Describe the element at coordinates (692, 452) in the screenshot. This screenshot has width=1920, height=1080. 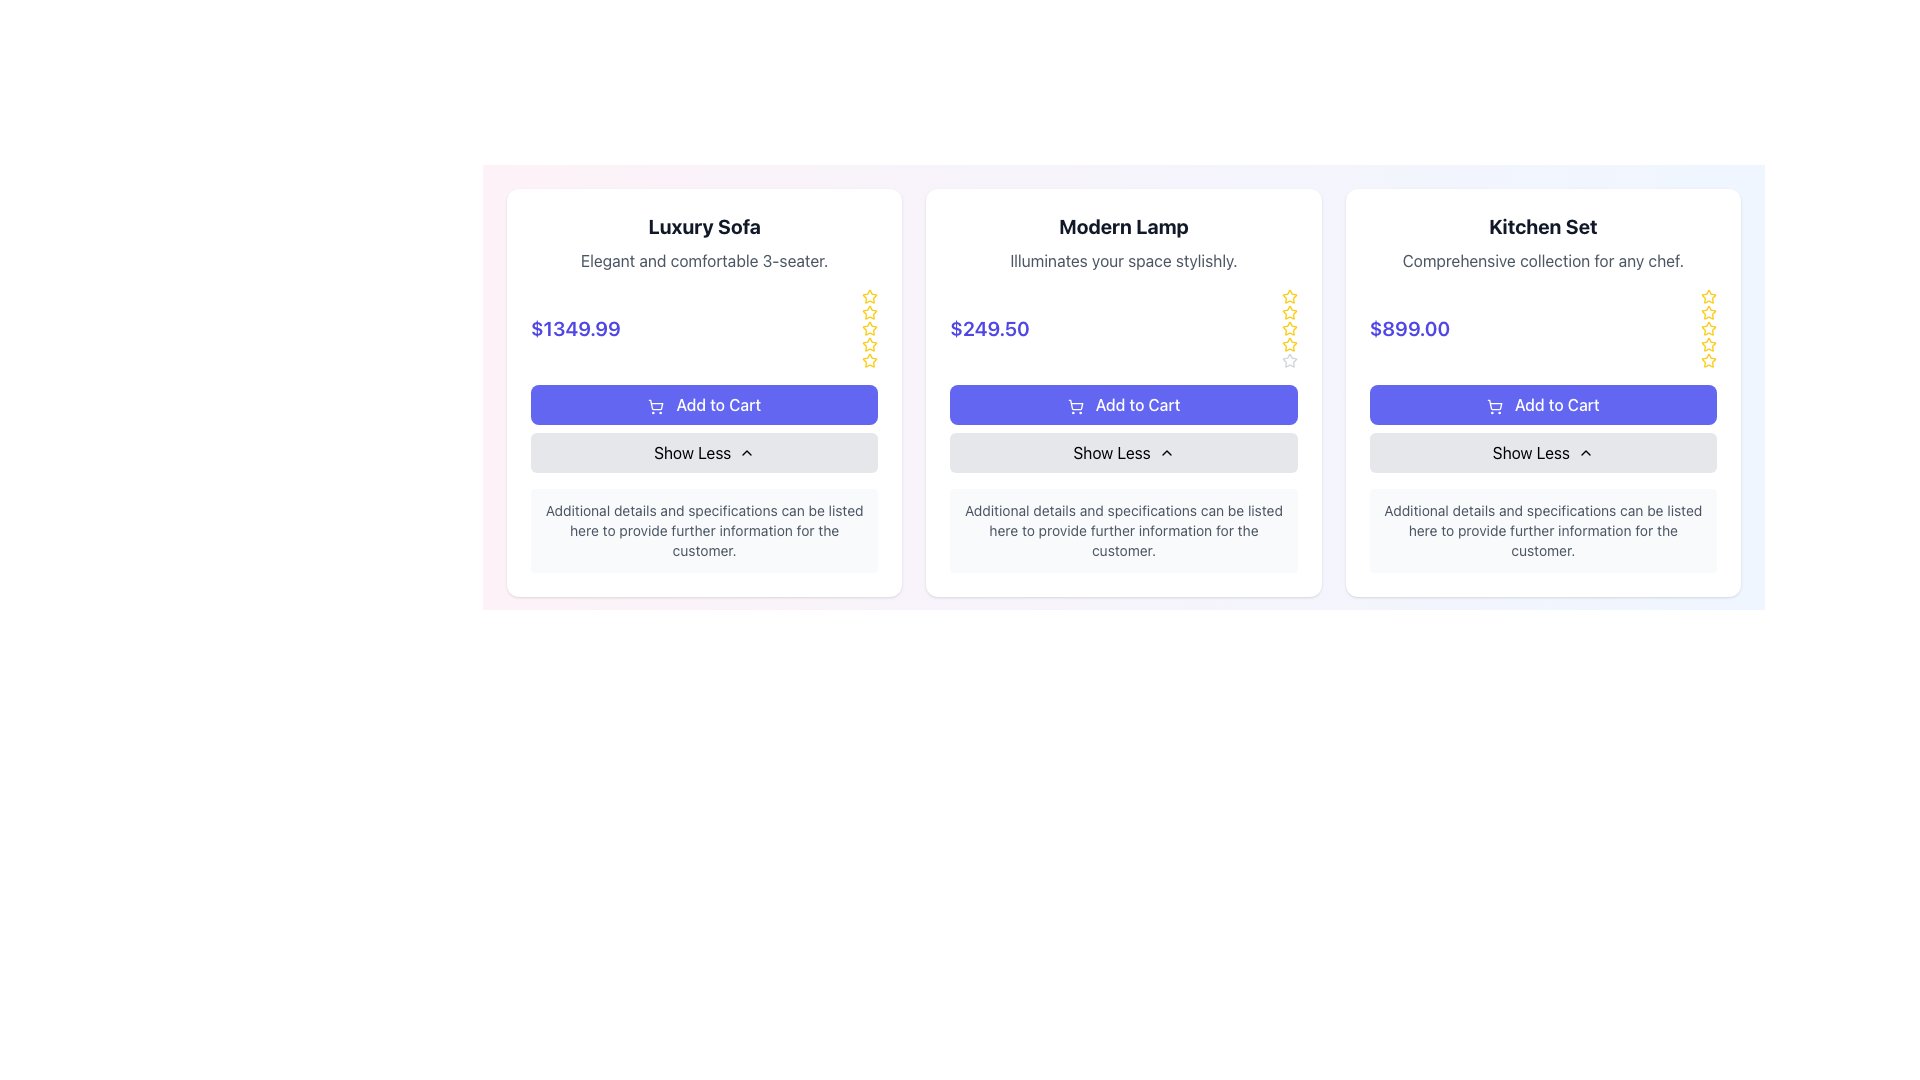
I see `the Text Label within the gray button below the 'Add to Cart' button for the 'Luxury Sofa' card` at that location.